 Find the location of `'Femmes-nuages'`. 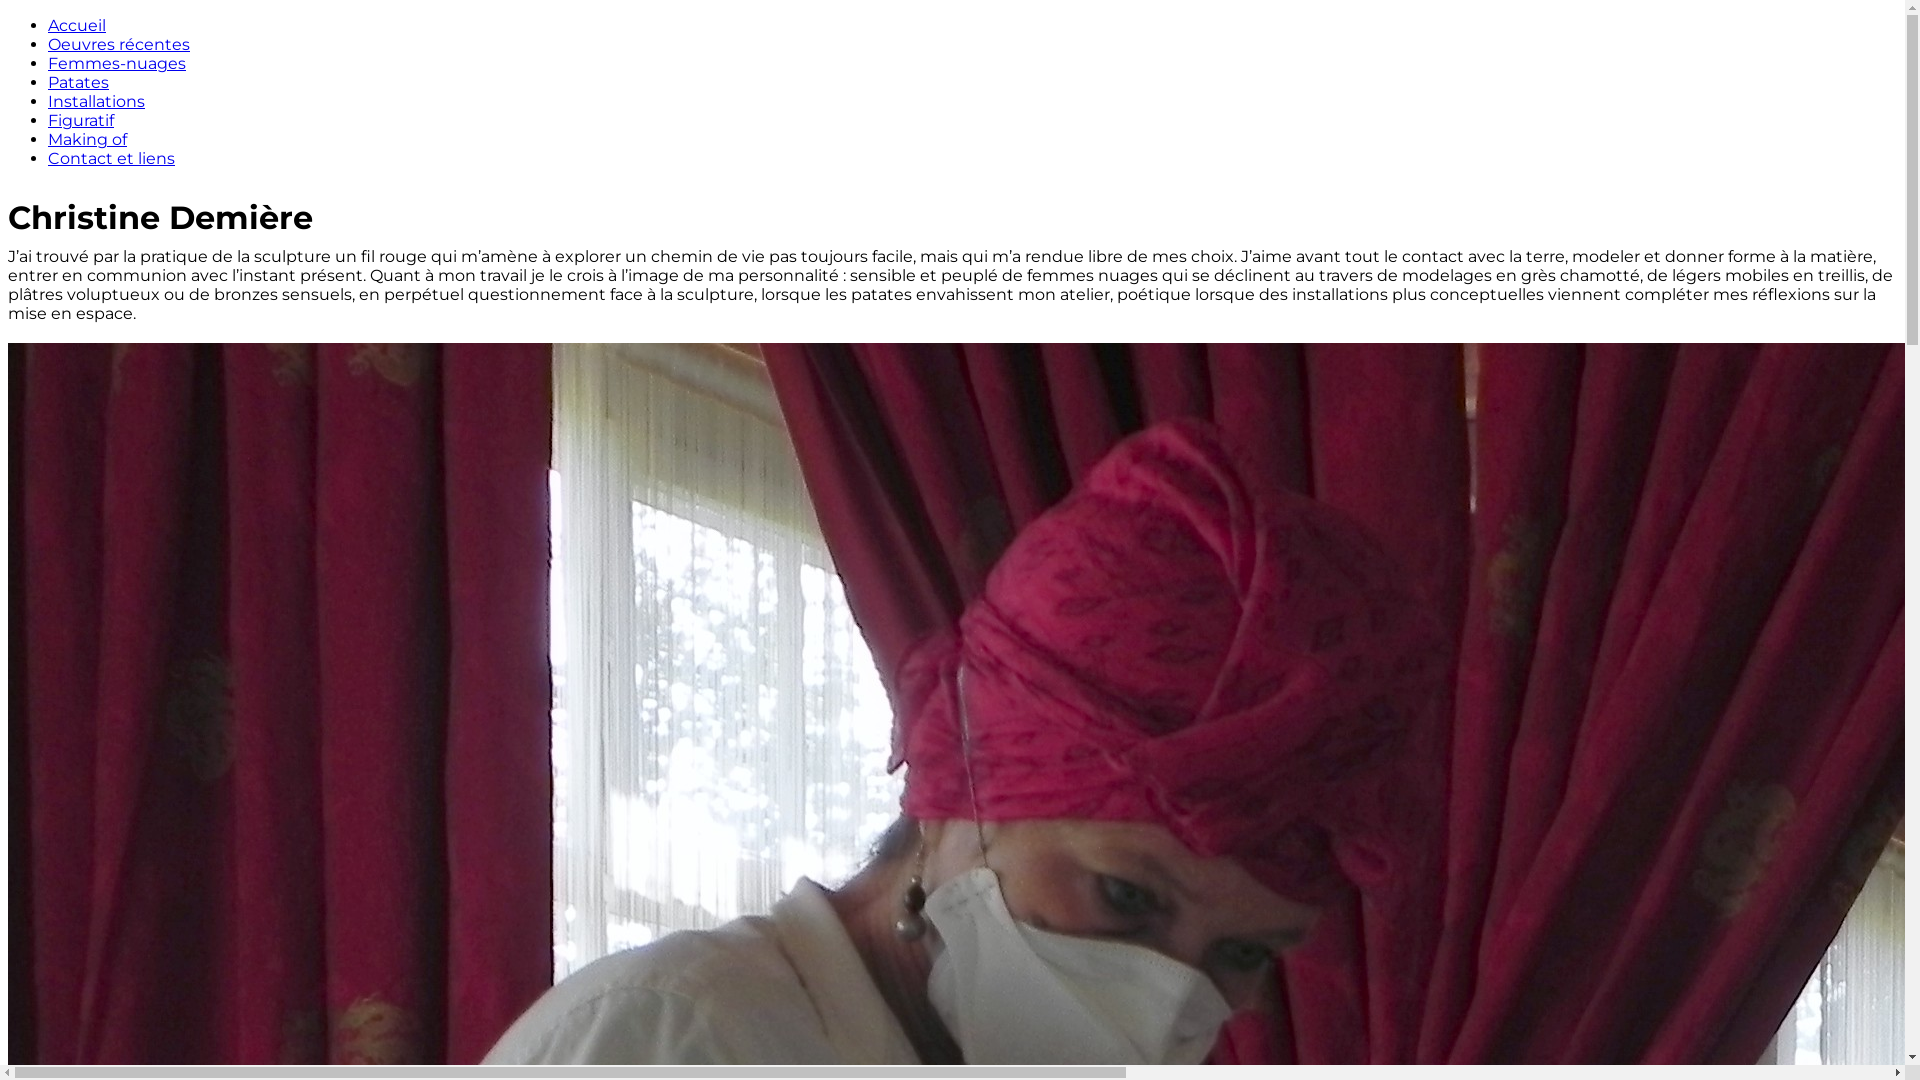

'Femmes-nuages' is located at coordinates (115, 62).